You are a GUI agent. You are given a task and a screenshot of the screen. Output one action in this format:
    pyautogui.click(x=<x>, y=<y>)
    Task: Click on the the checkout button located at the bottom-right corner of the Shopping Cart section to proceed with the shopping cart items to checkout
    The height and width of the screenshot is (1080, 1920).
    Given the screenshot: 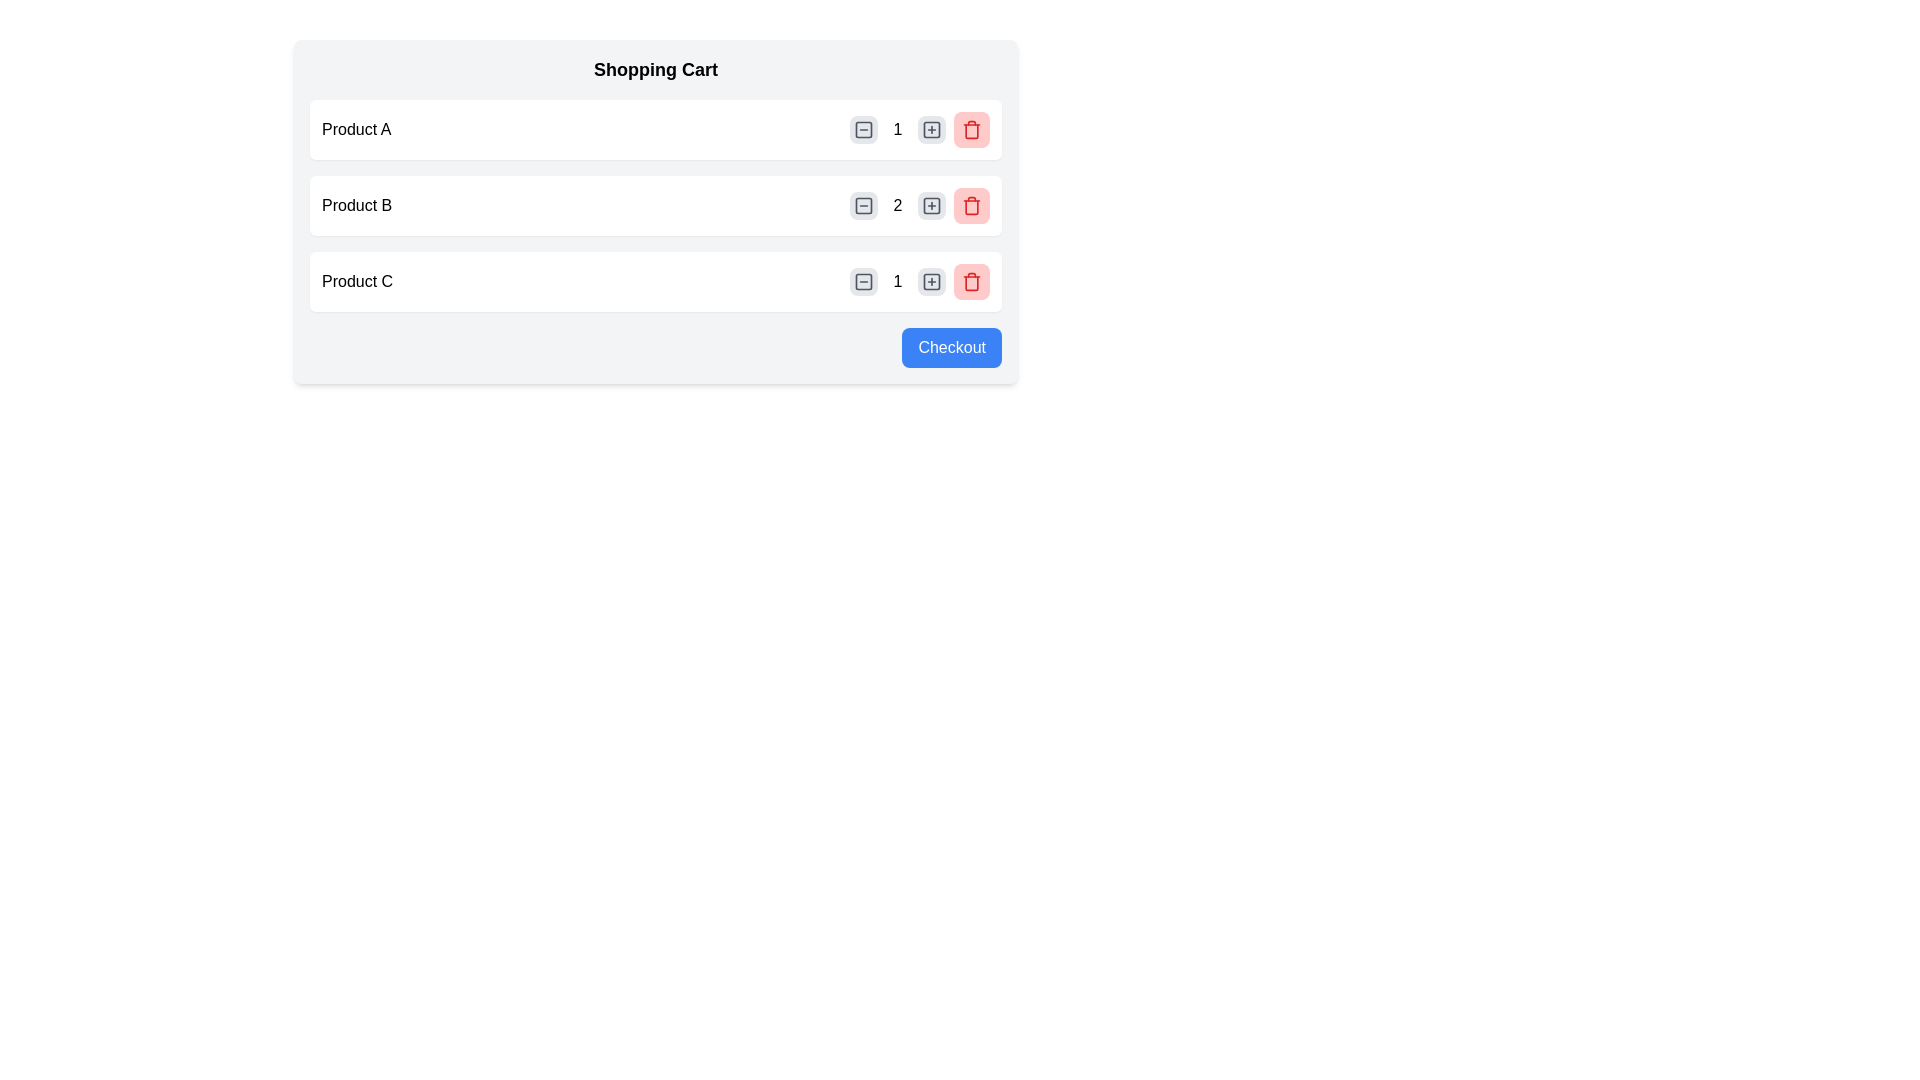 What is the action you would take?
    pyautogui.click(x=951, y=346)
    